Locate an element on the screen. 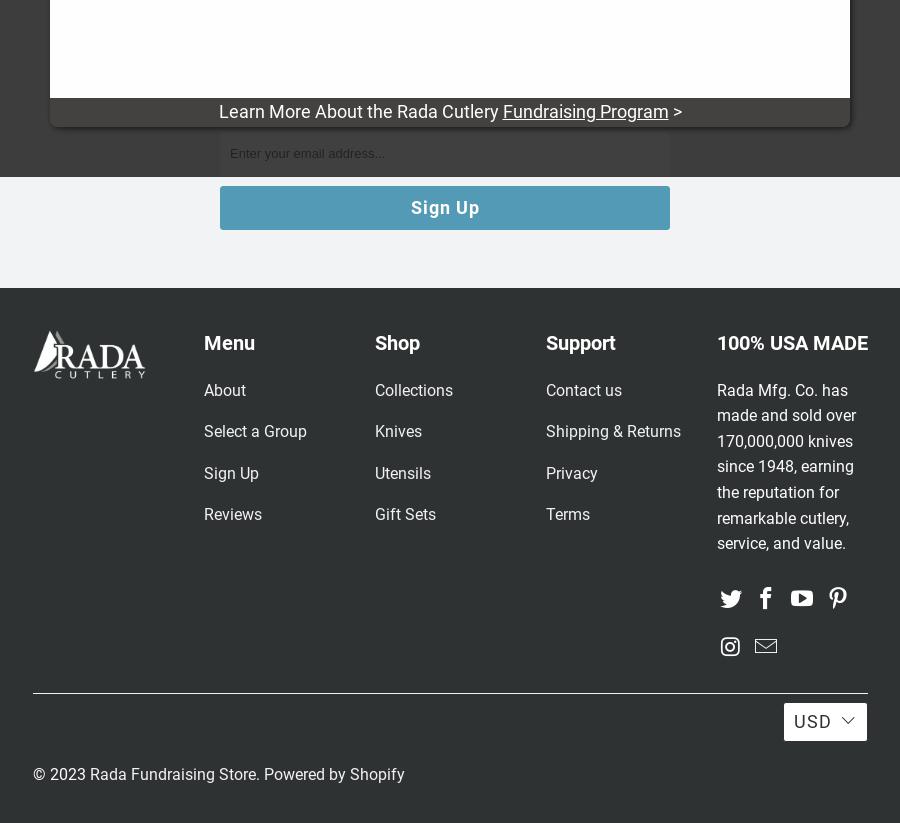 The image size is (900, 823). 'Contact us' is located at coordinates (544, 388).